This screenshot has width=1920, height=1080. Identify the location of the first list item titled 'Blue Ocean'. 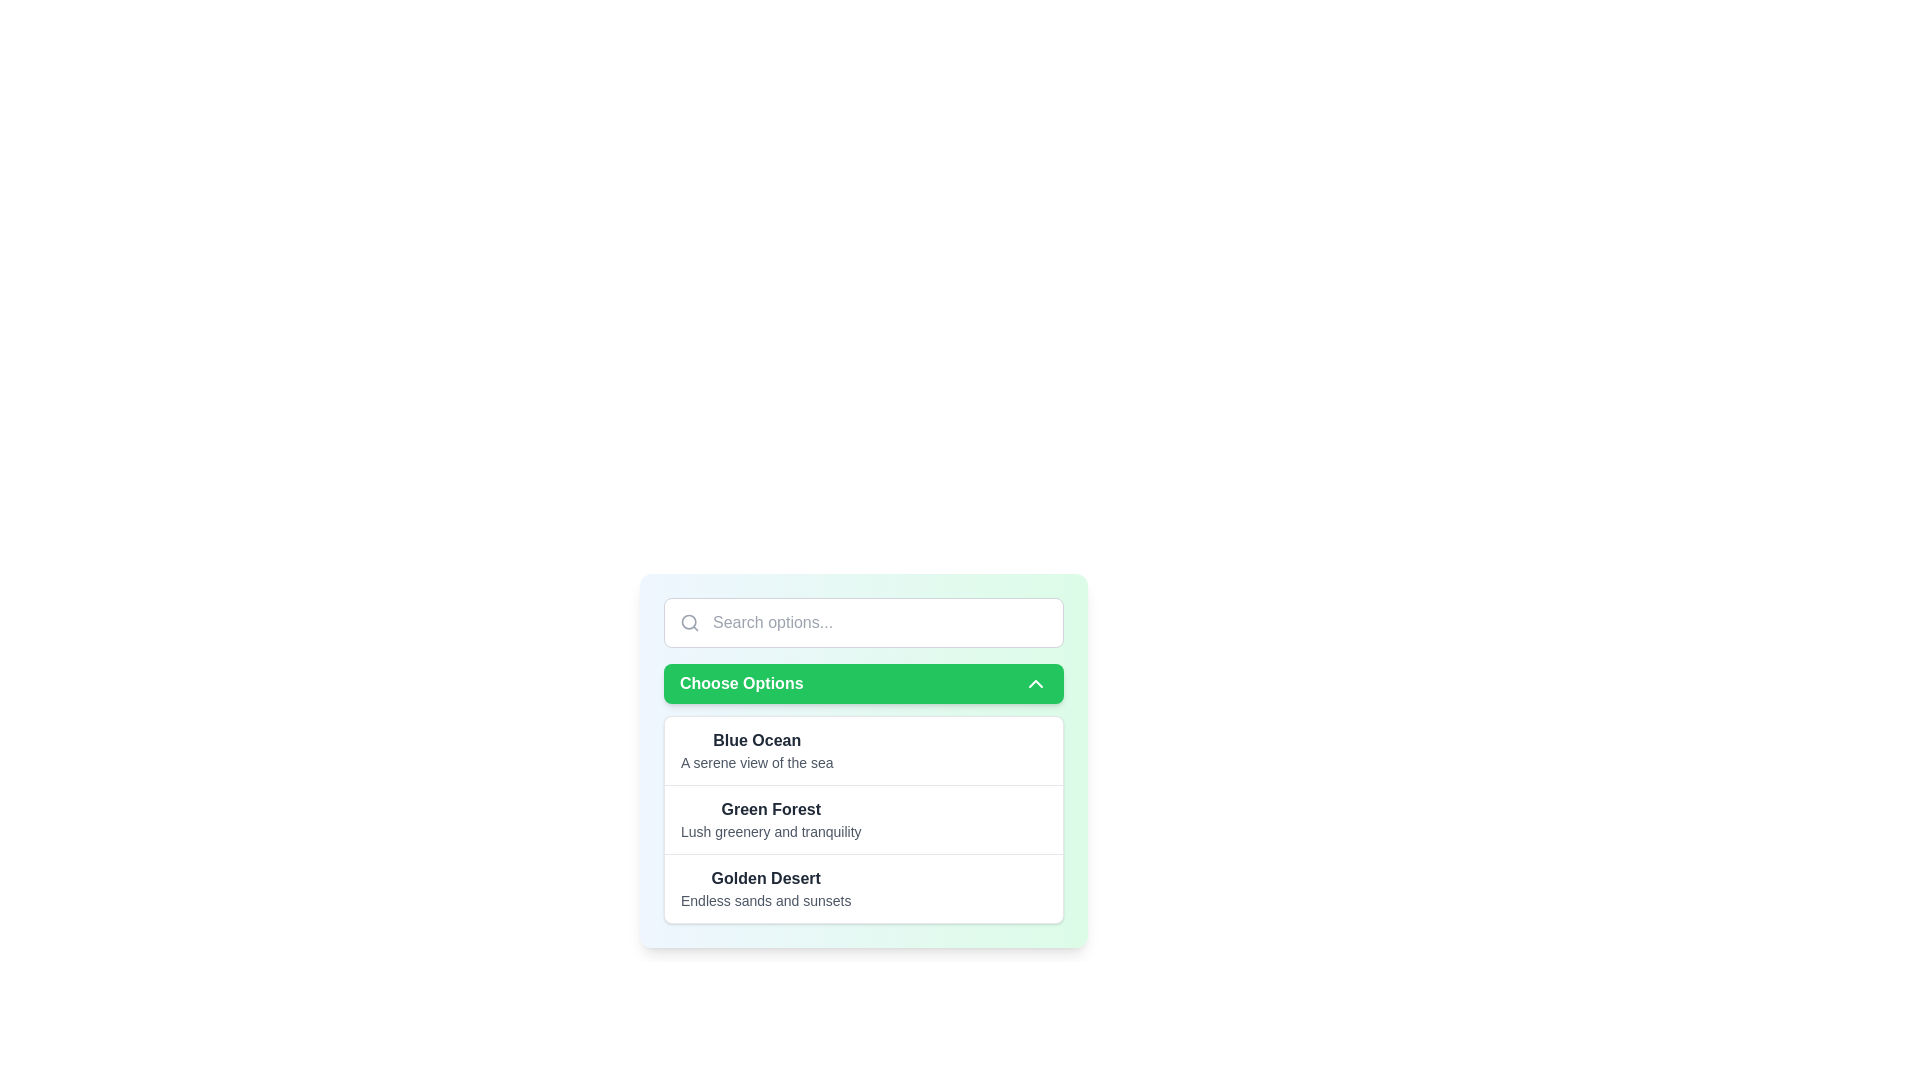
(864, 760).